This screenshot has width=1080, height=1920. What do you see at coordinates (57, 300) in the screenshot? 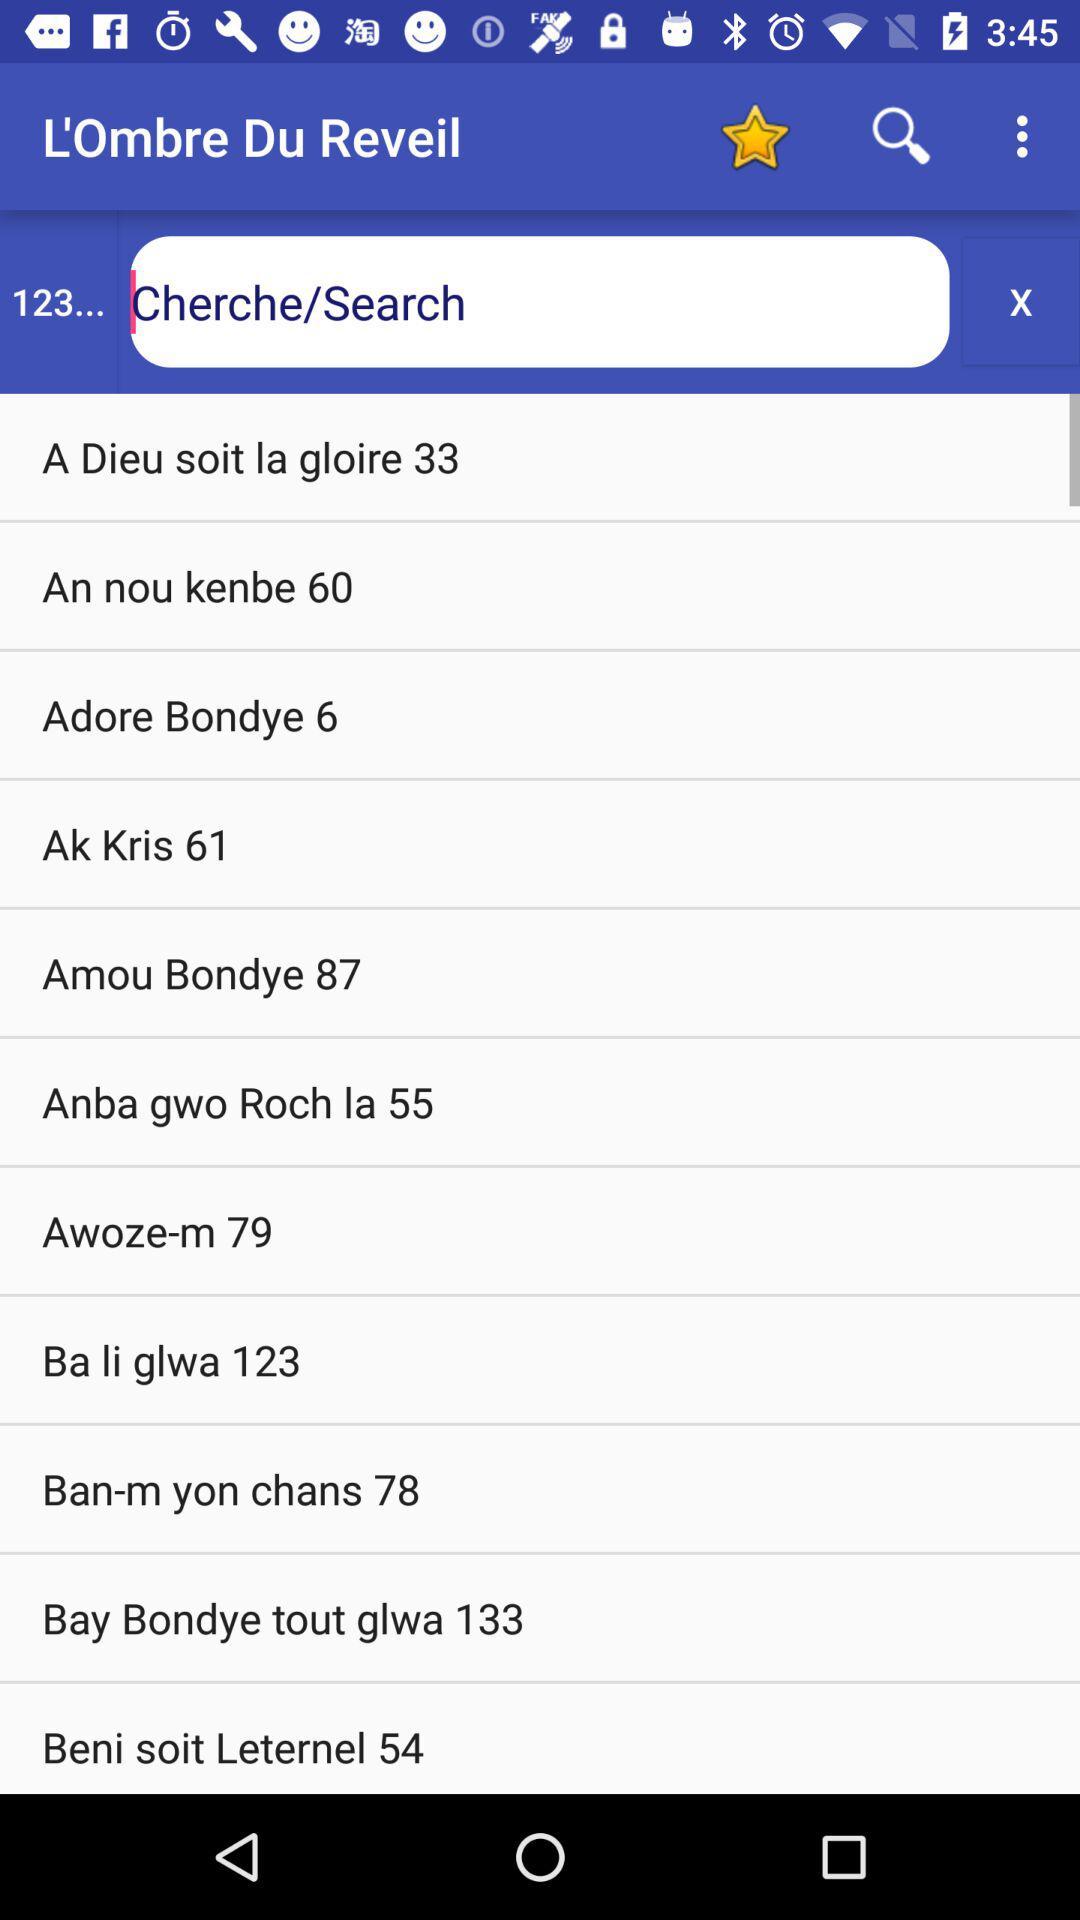
I see `the item below l ombre du item` at bounding box center [57, 300].